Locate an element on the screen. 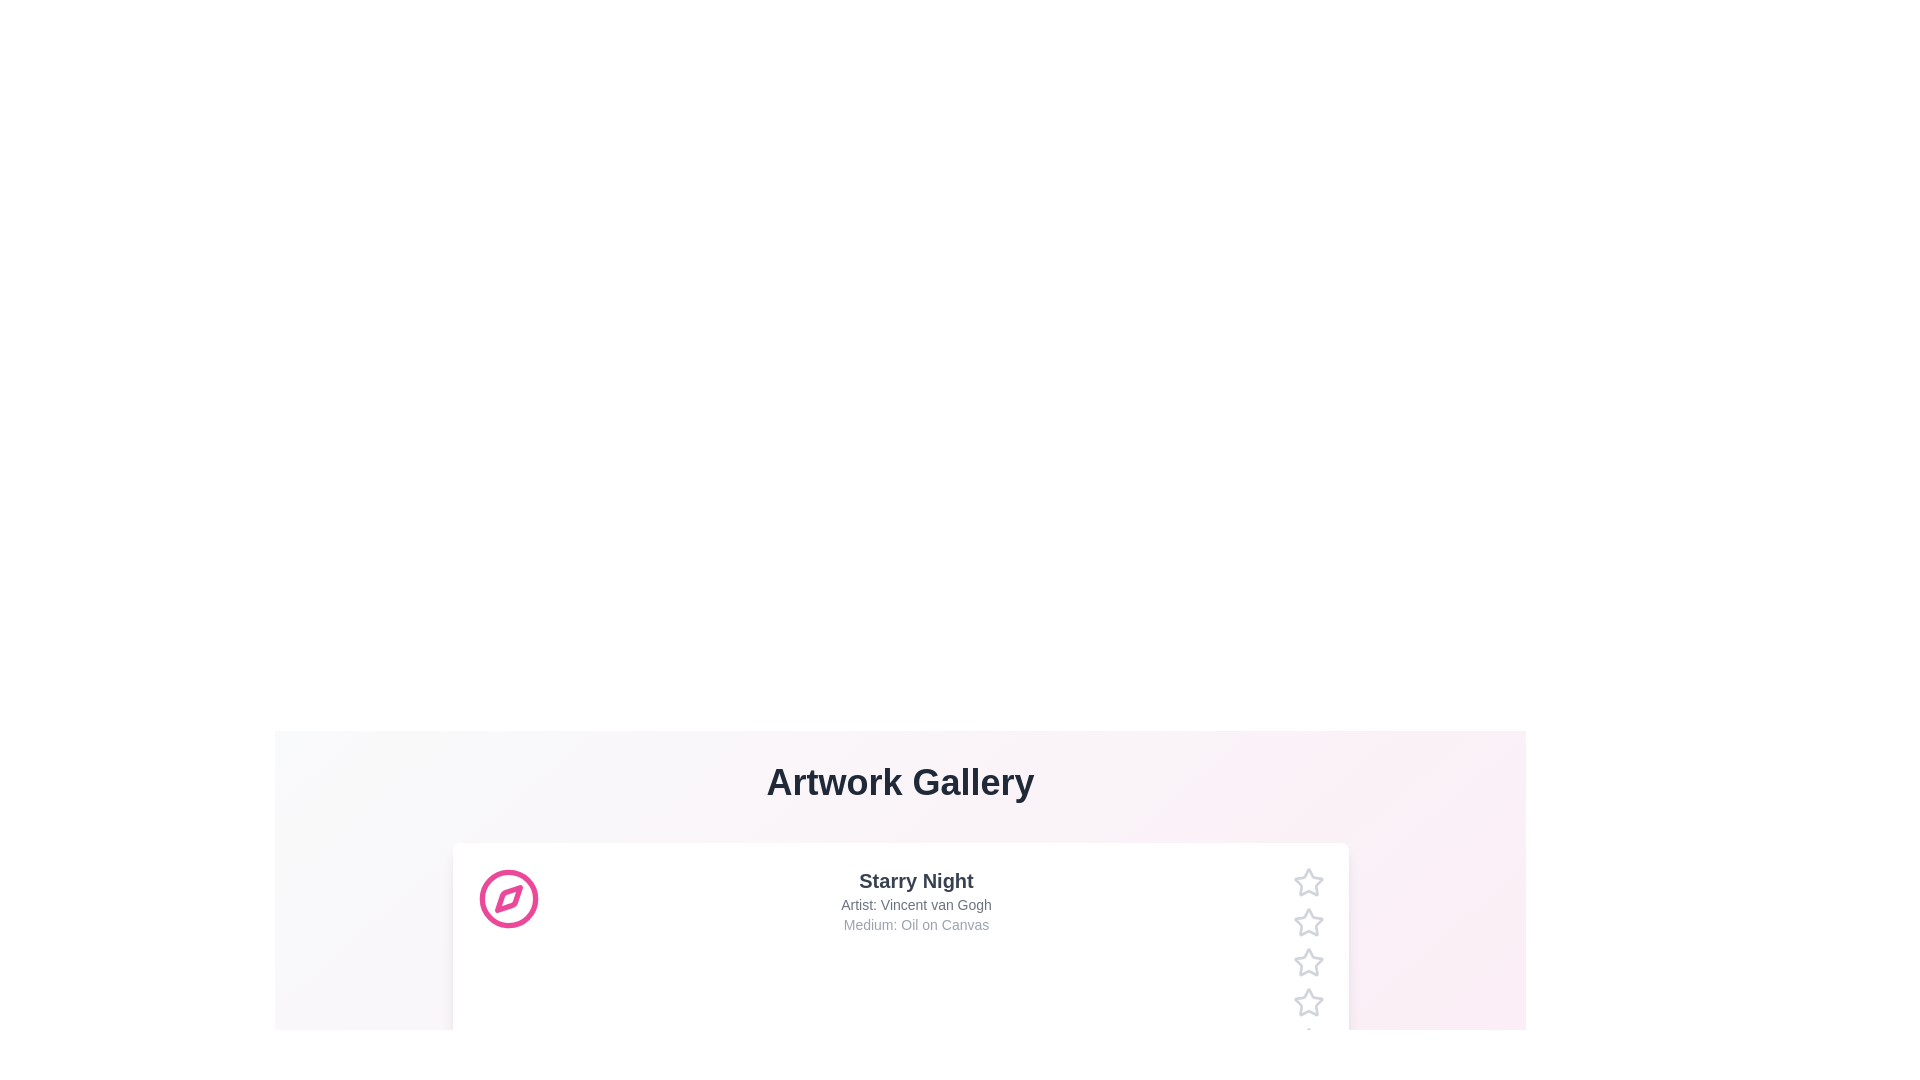 The image size is (1920, 1080). the rating for the artwork 'Starry Night' to 3 stars is located at coordinates (1292, 962).